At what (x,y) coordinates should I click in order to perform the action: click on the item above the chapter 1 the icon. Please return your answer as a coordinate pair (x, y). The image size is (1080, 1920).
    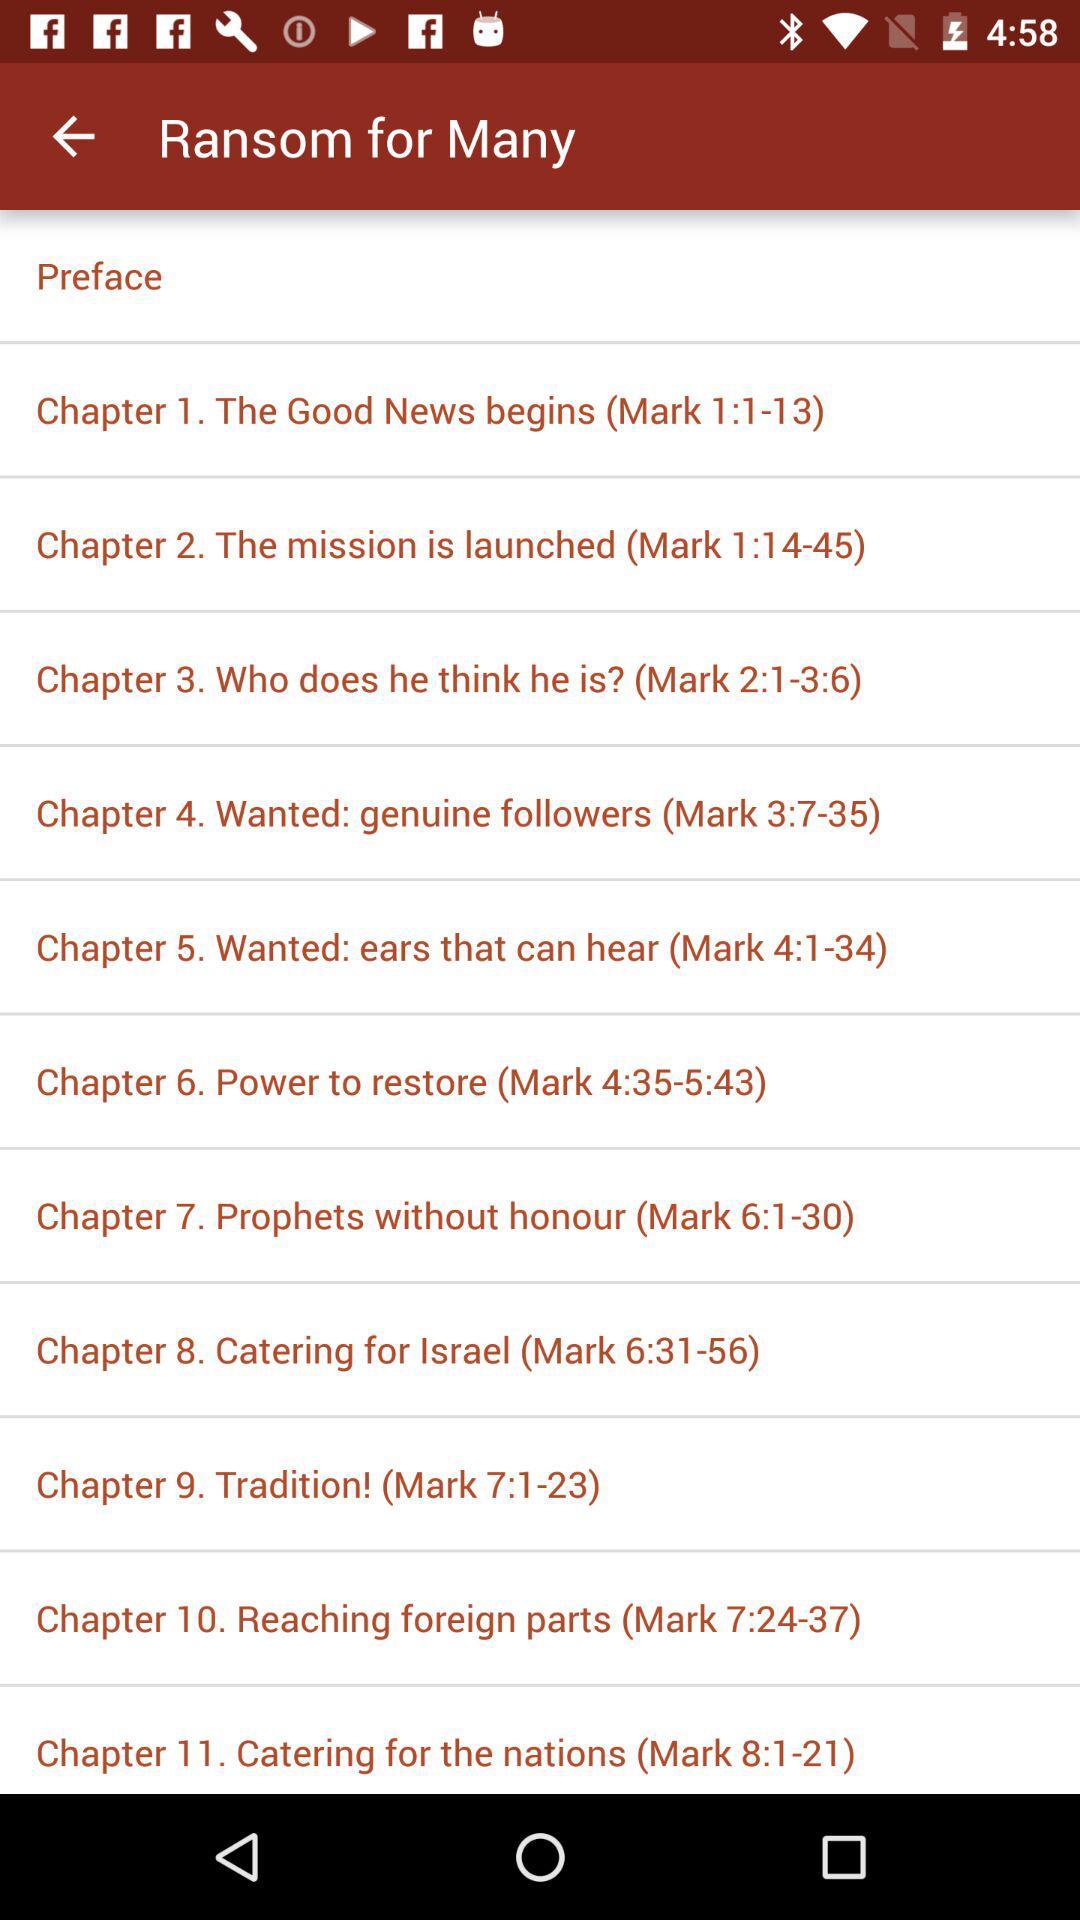
    Looking at the image, I should click on (540, 274).